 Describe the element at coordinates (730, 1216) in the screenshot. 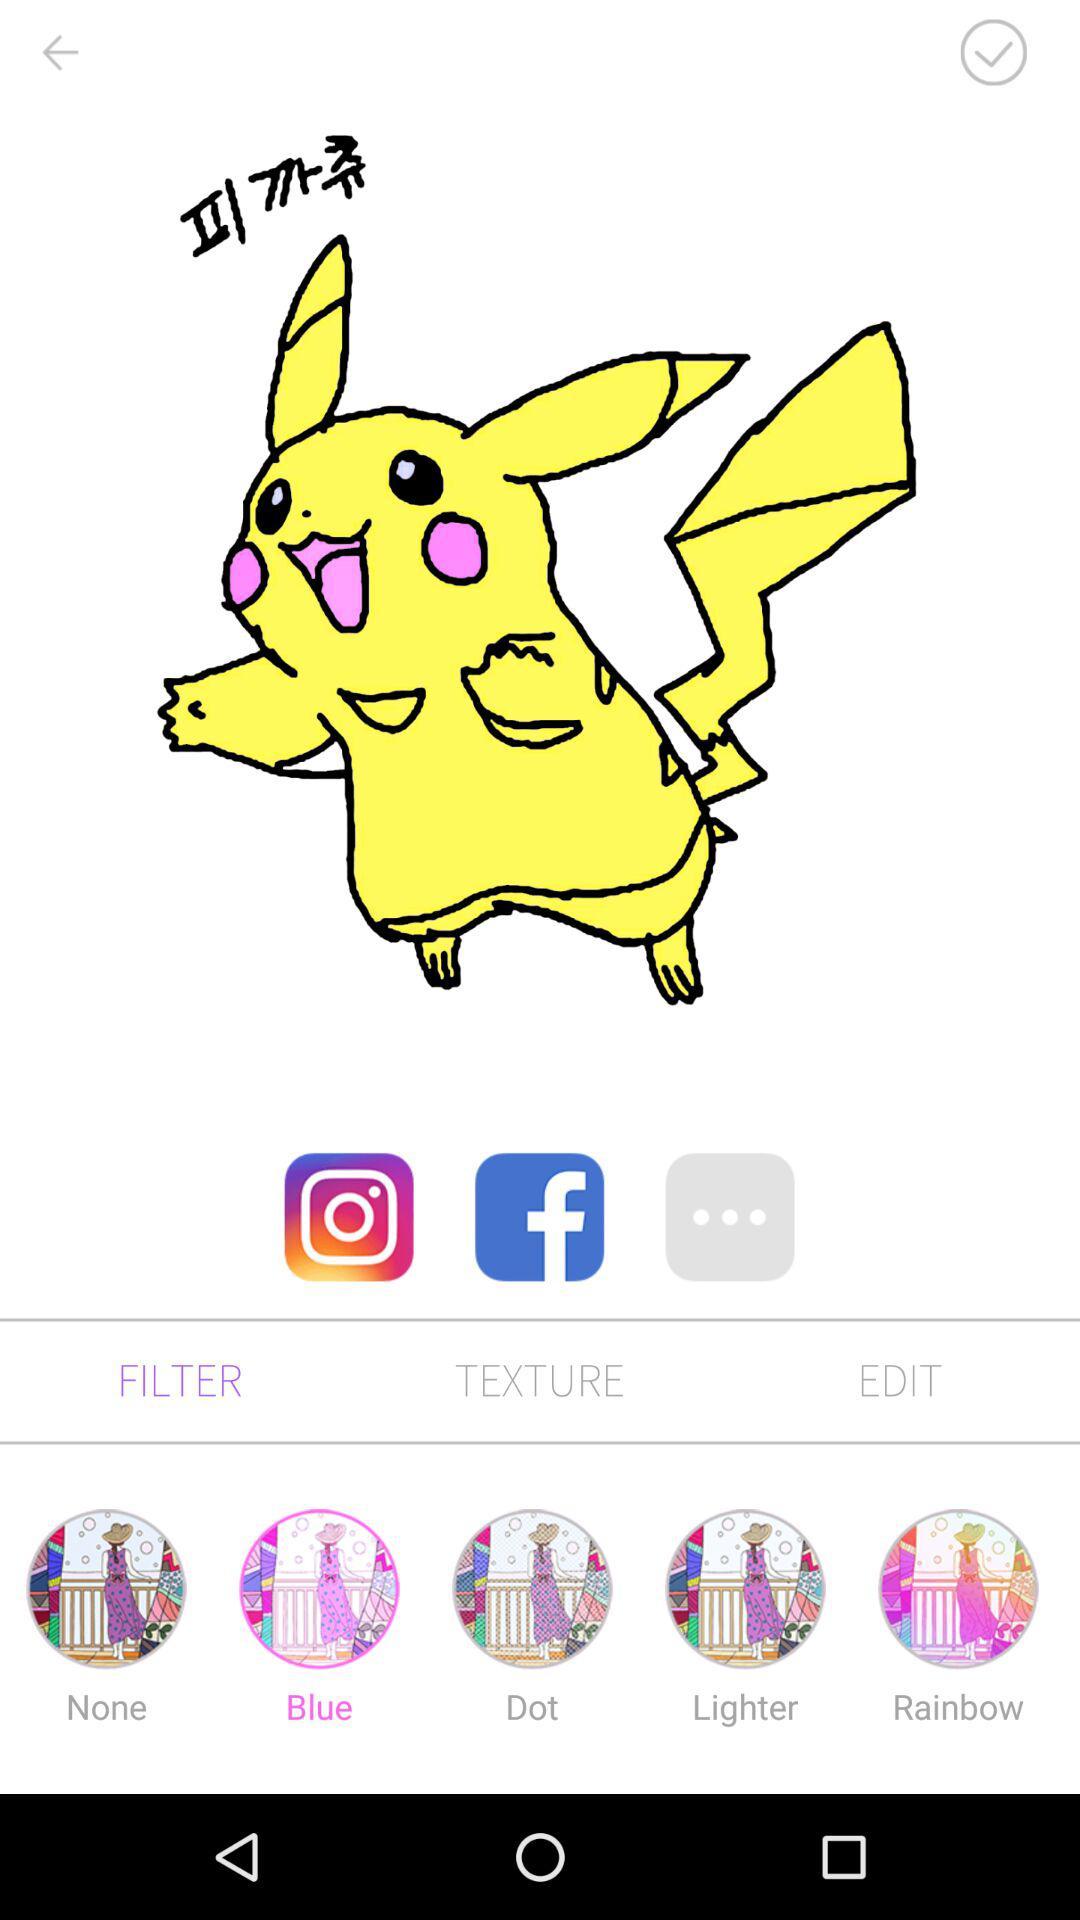

I see `the more icon` at that location.